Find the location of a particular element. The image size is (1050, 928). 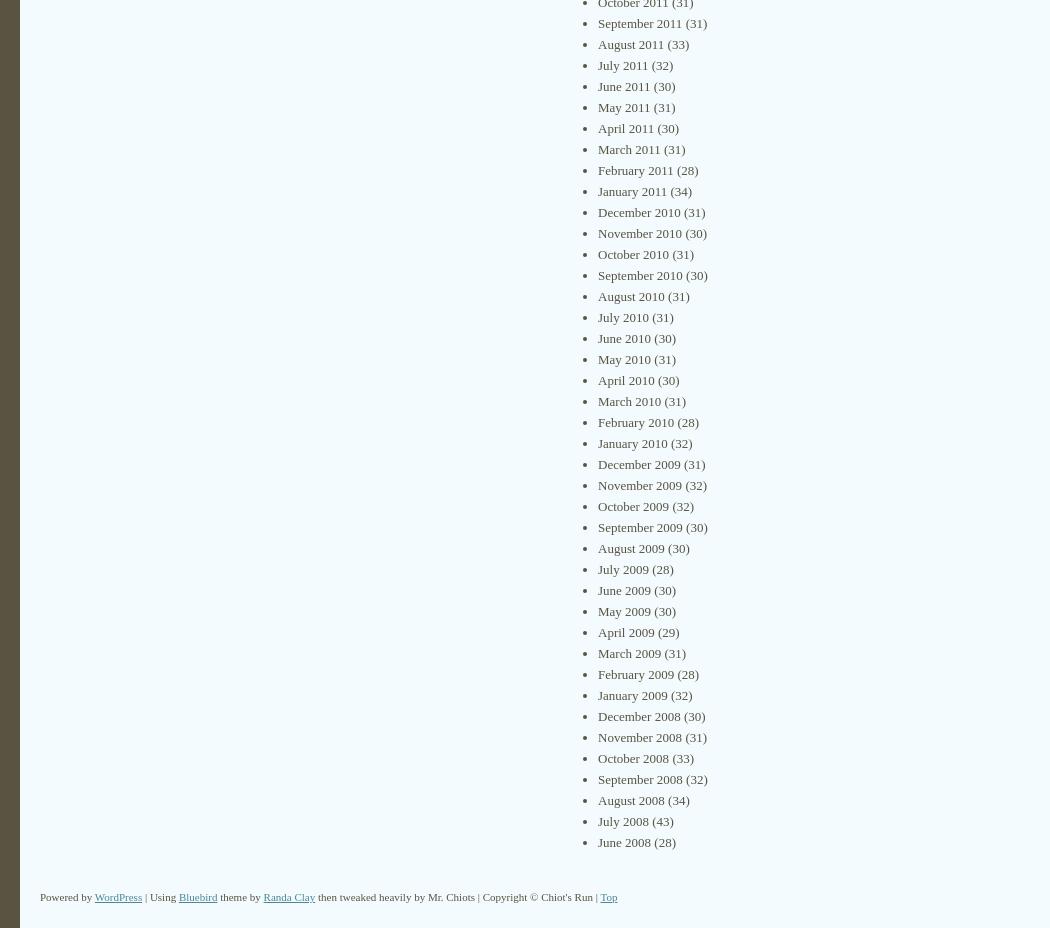

'November 2008' is located at coordinates (596, 736).